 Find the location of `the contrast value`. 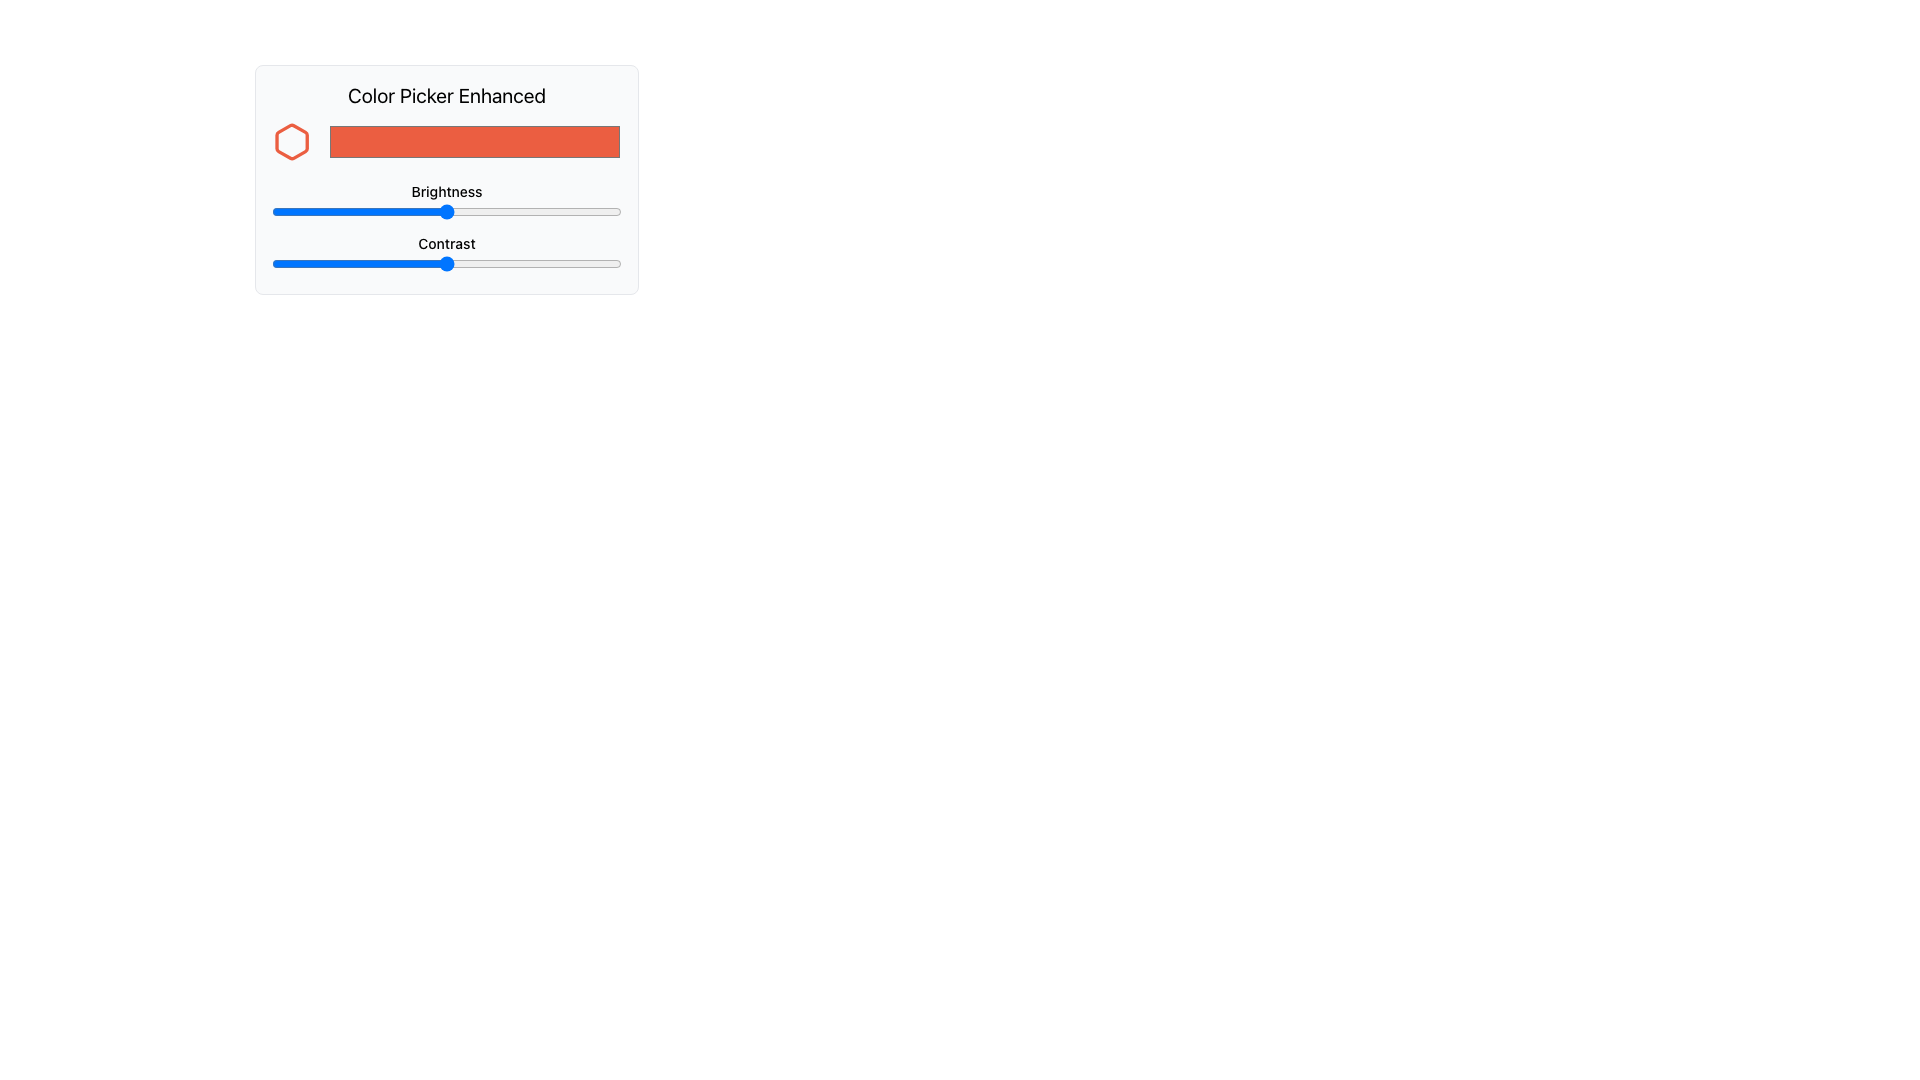

the contrast value is located at coordinates (470, 262).